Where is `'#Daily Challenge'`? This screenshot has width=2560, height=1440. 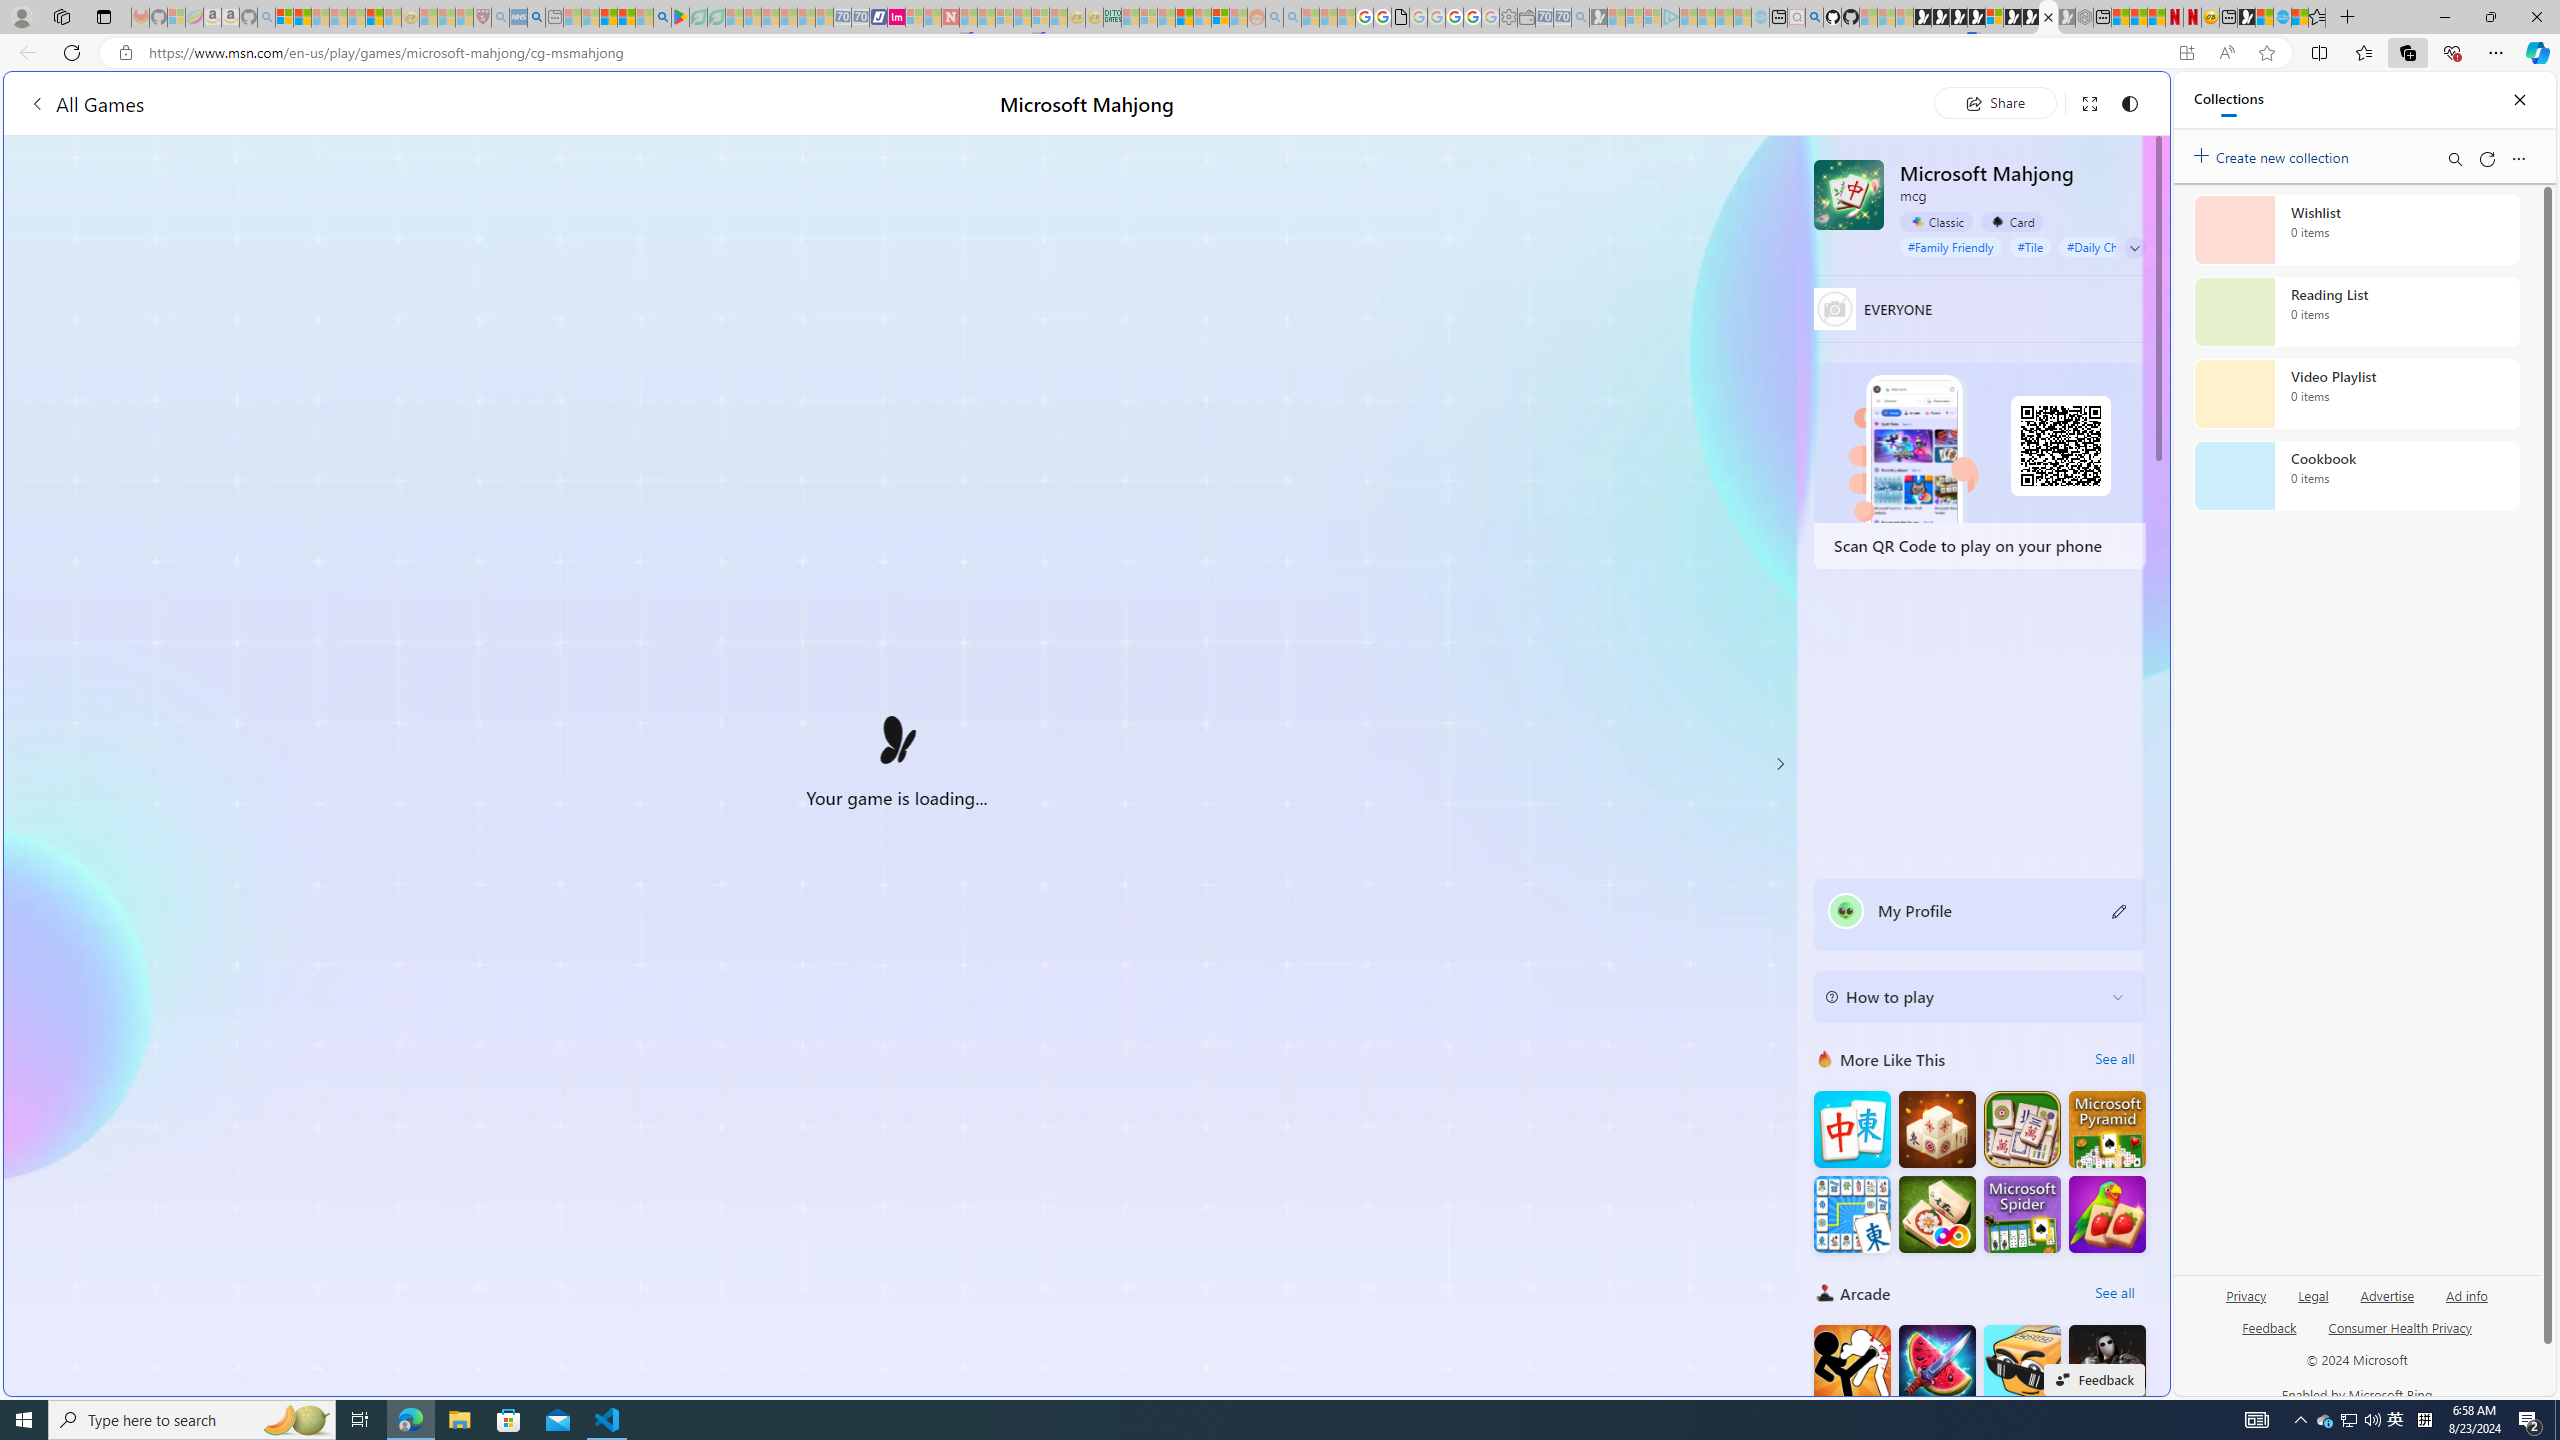 '#Daily Challenge' is located at coordinates (2111, 245).